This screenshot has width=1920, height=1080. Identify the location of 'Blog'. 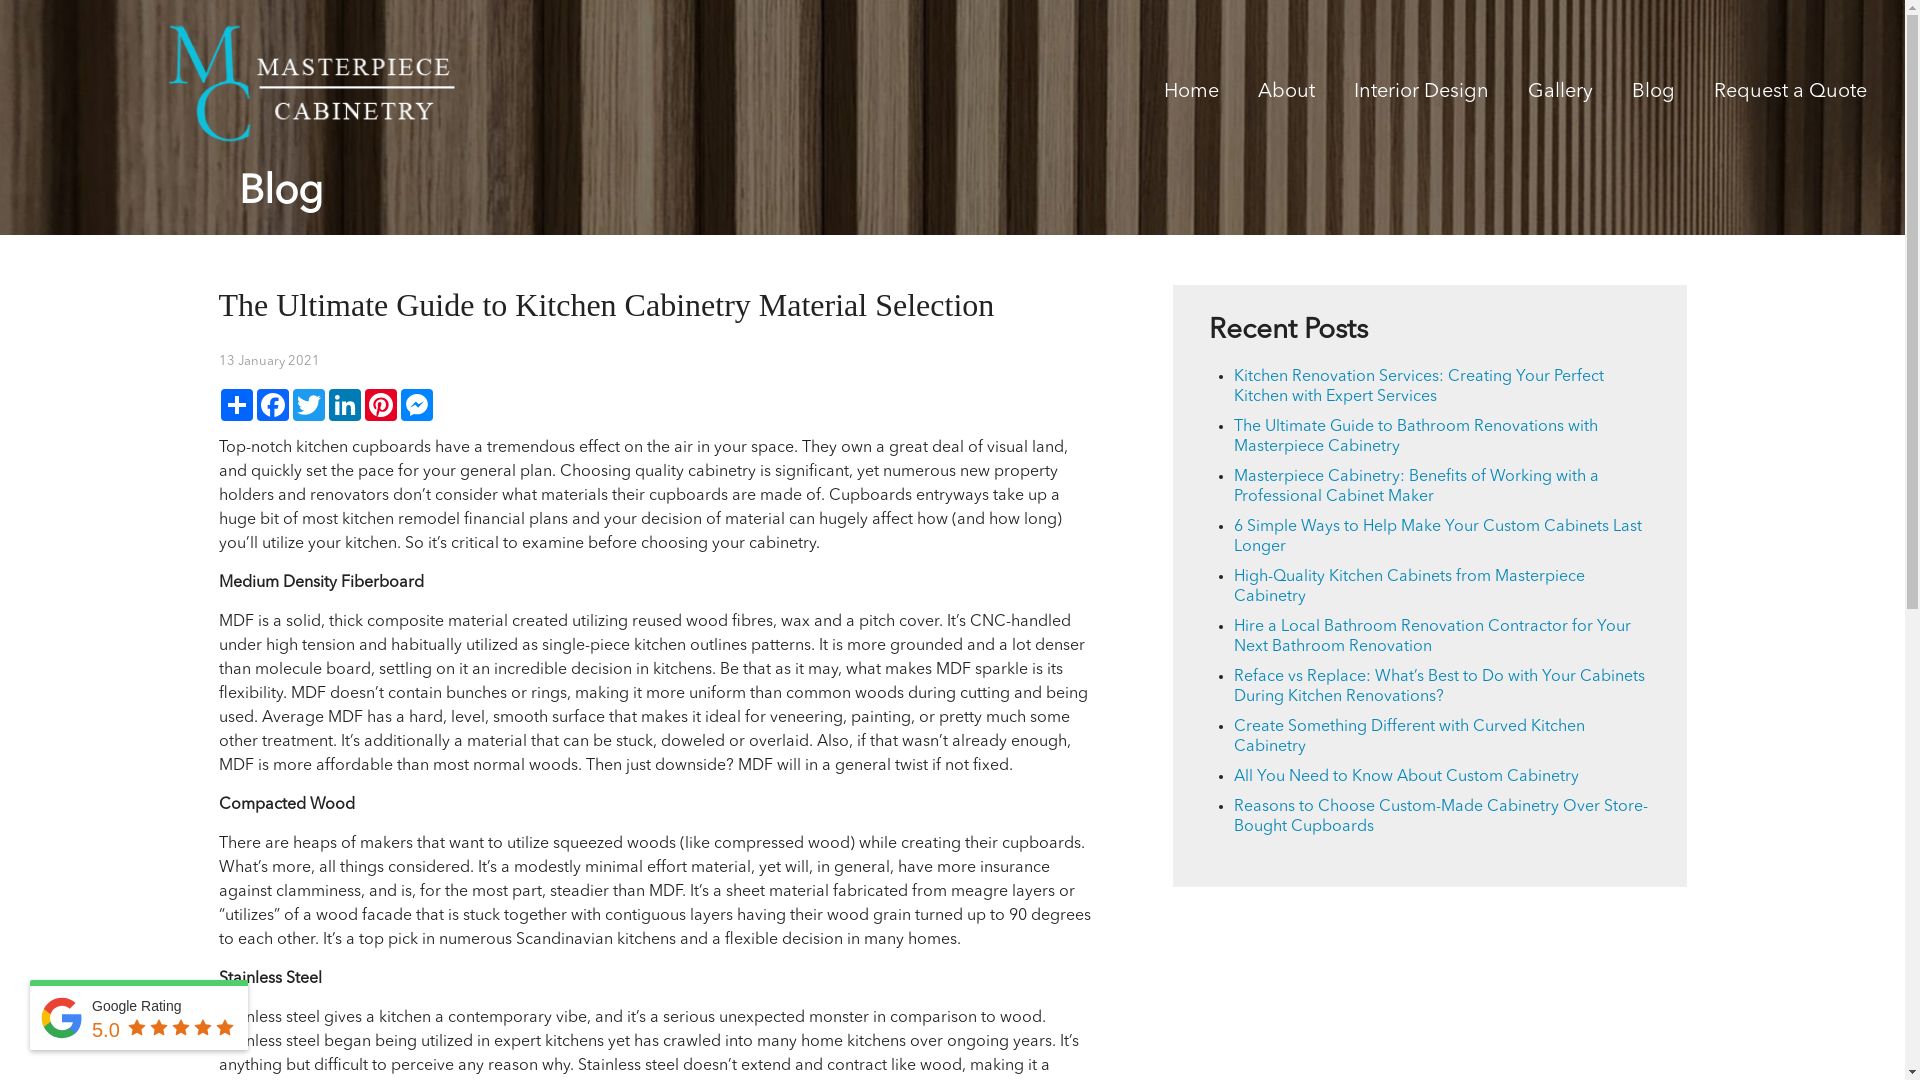
(1653, 95).